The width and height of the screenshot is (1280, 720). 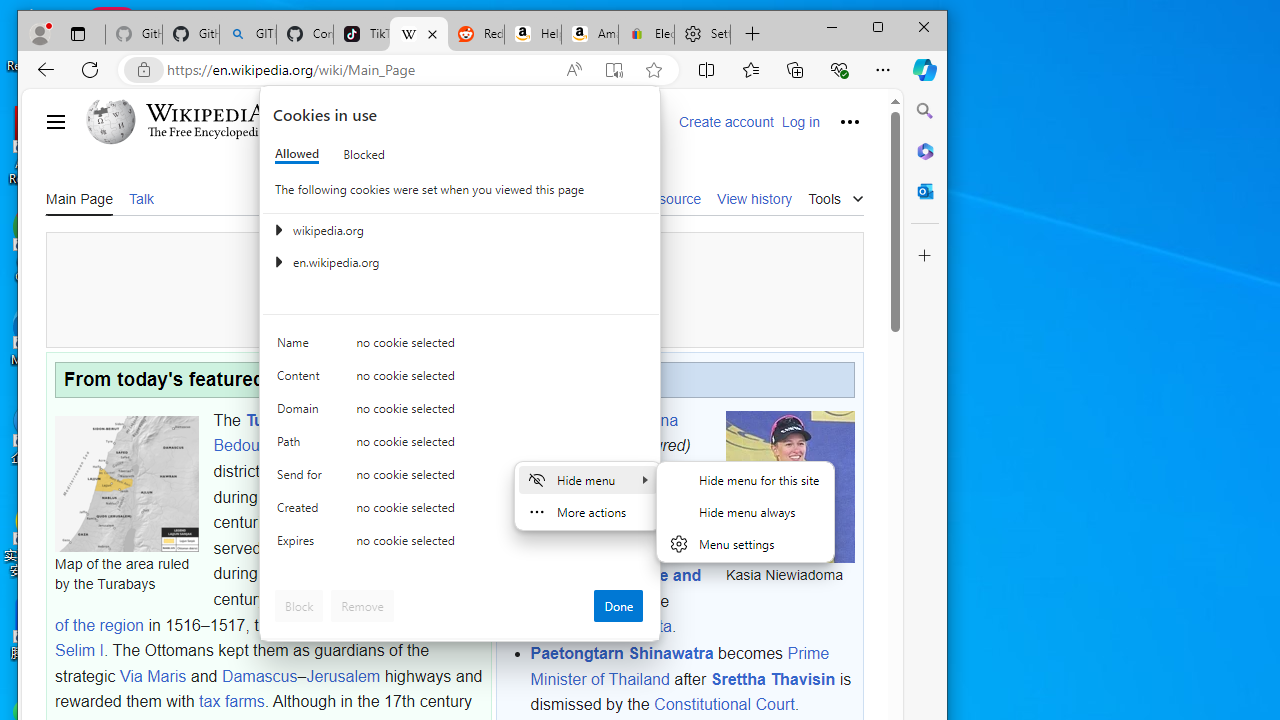 What do you see at coordinates (744, 543) in the screenshot?
I see `'Menu settings'` at bounding box center [744, 543].